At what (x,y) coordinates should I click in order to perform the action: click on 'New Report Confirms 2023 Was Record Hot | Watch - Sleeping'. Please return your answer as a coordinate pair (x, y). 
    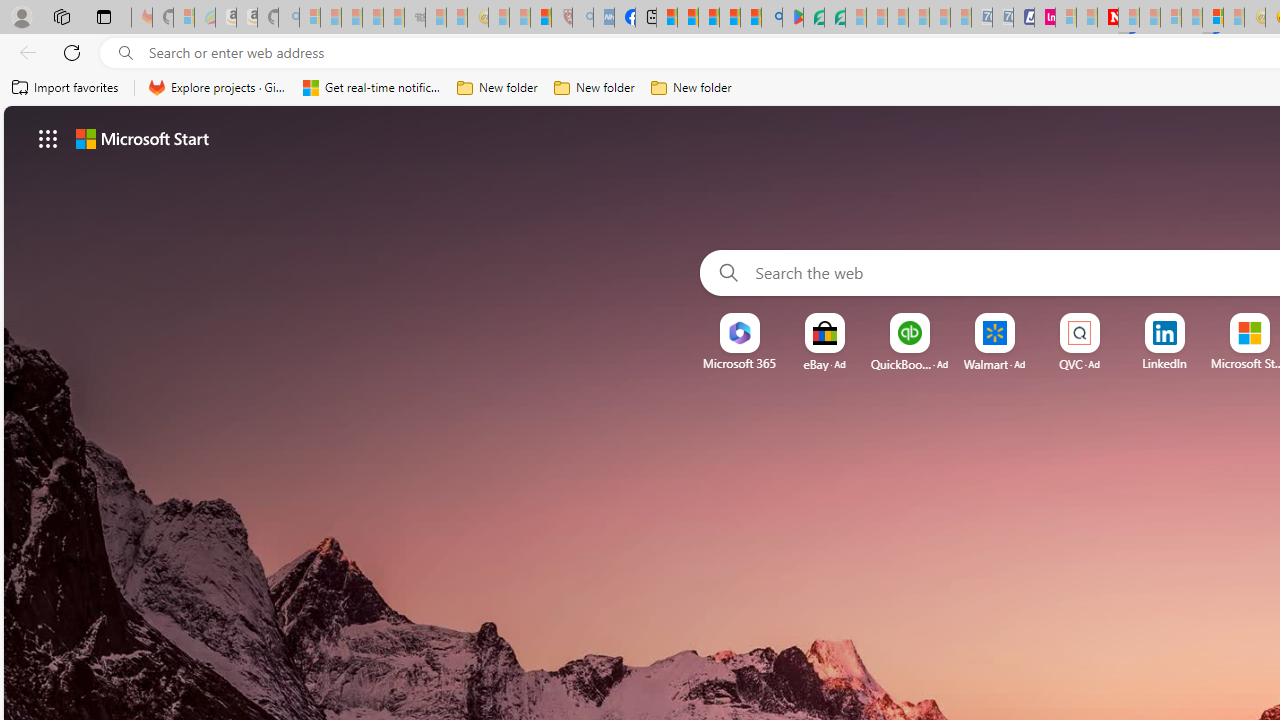
    Looking at the image, I should click on (394, 17).